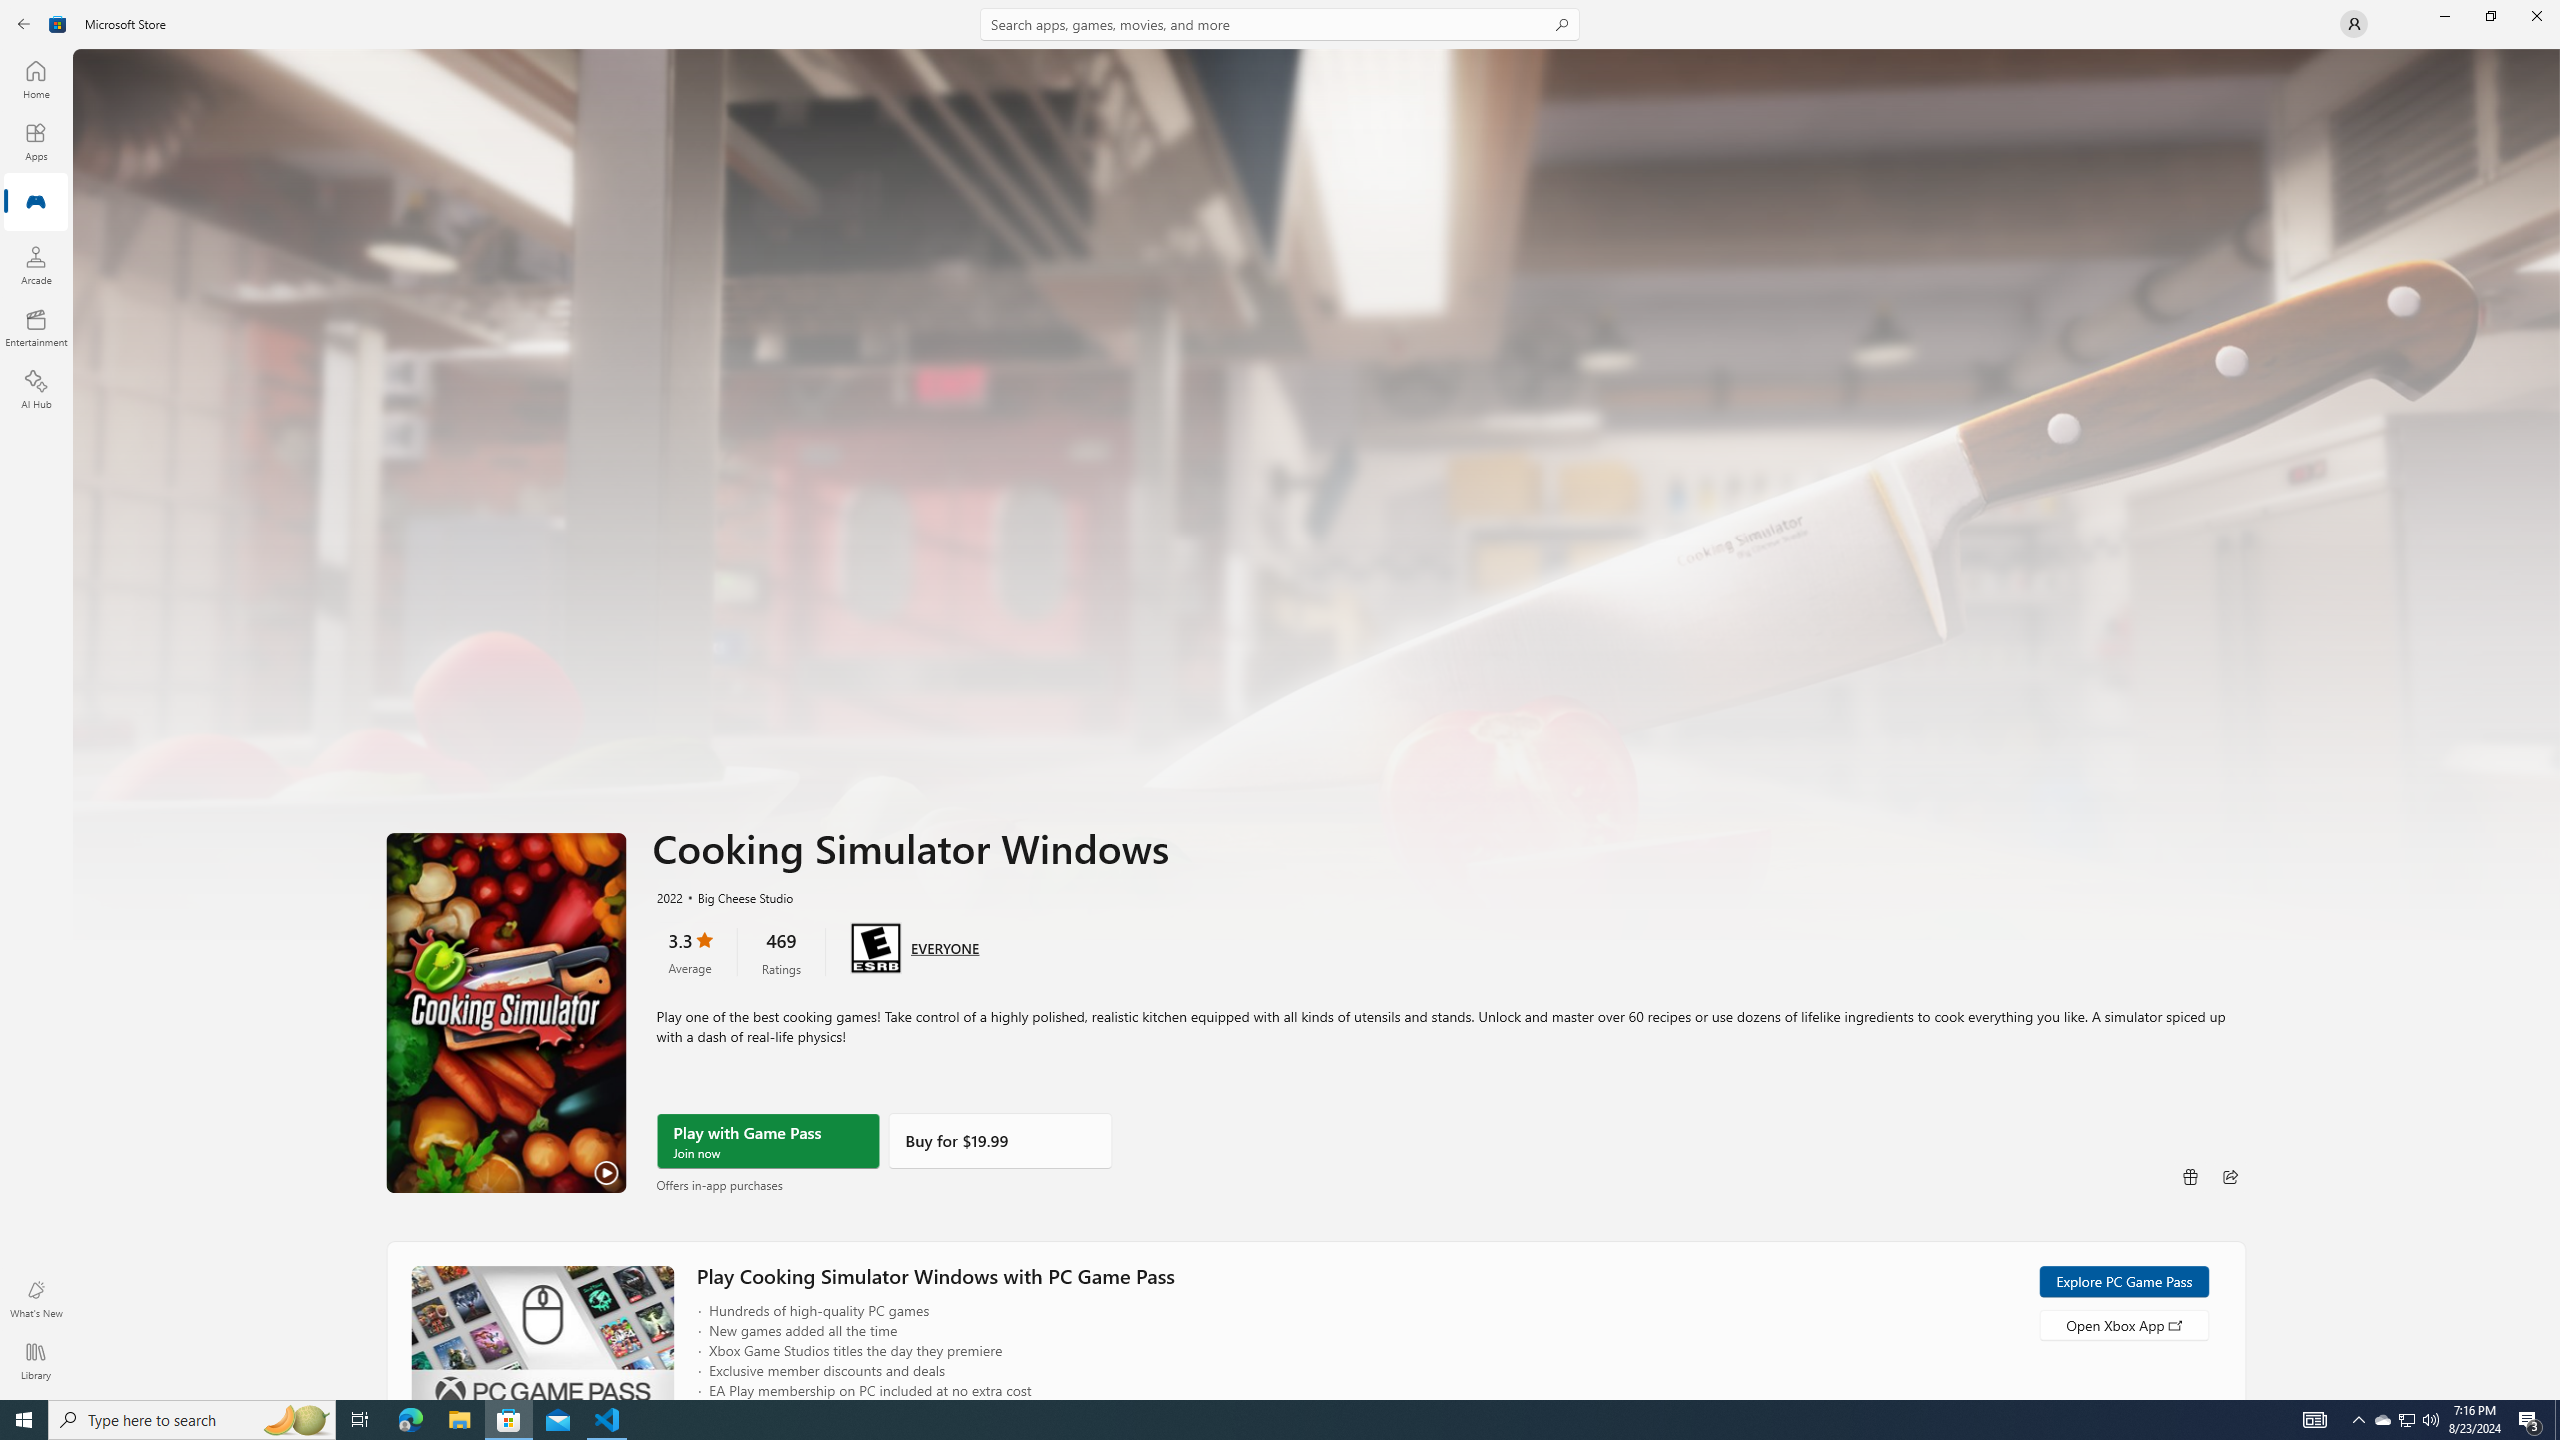 This screenshot has height=1440, width=2560. I want to click on 'User profile', so click(2352, 22).